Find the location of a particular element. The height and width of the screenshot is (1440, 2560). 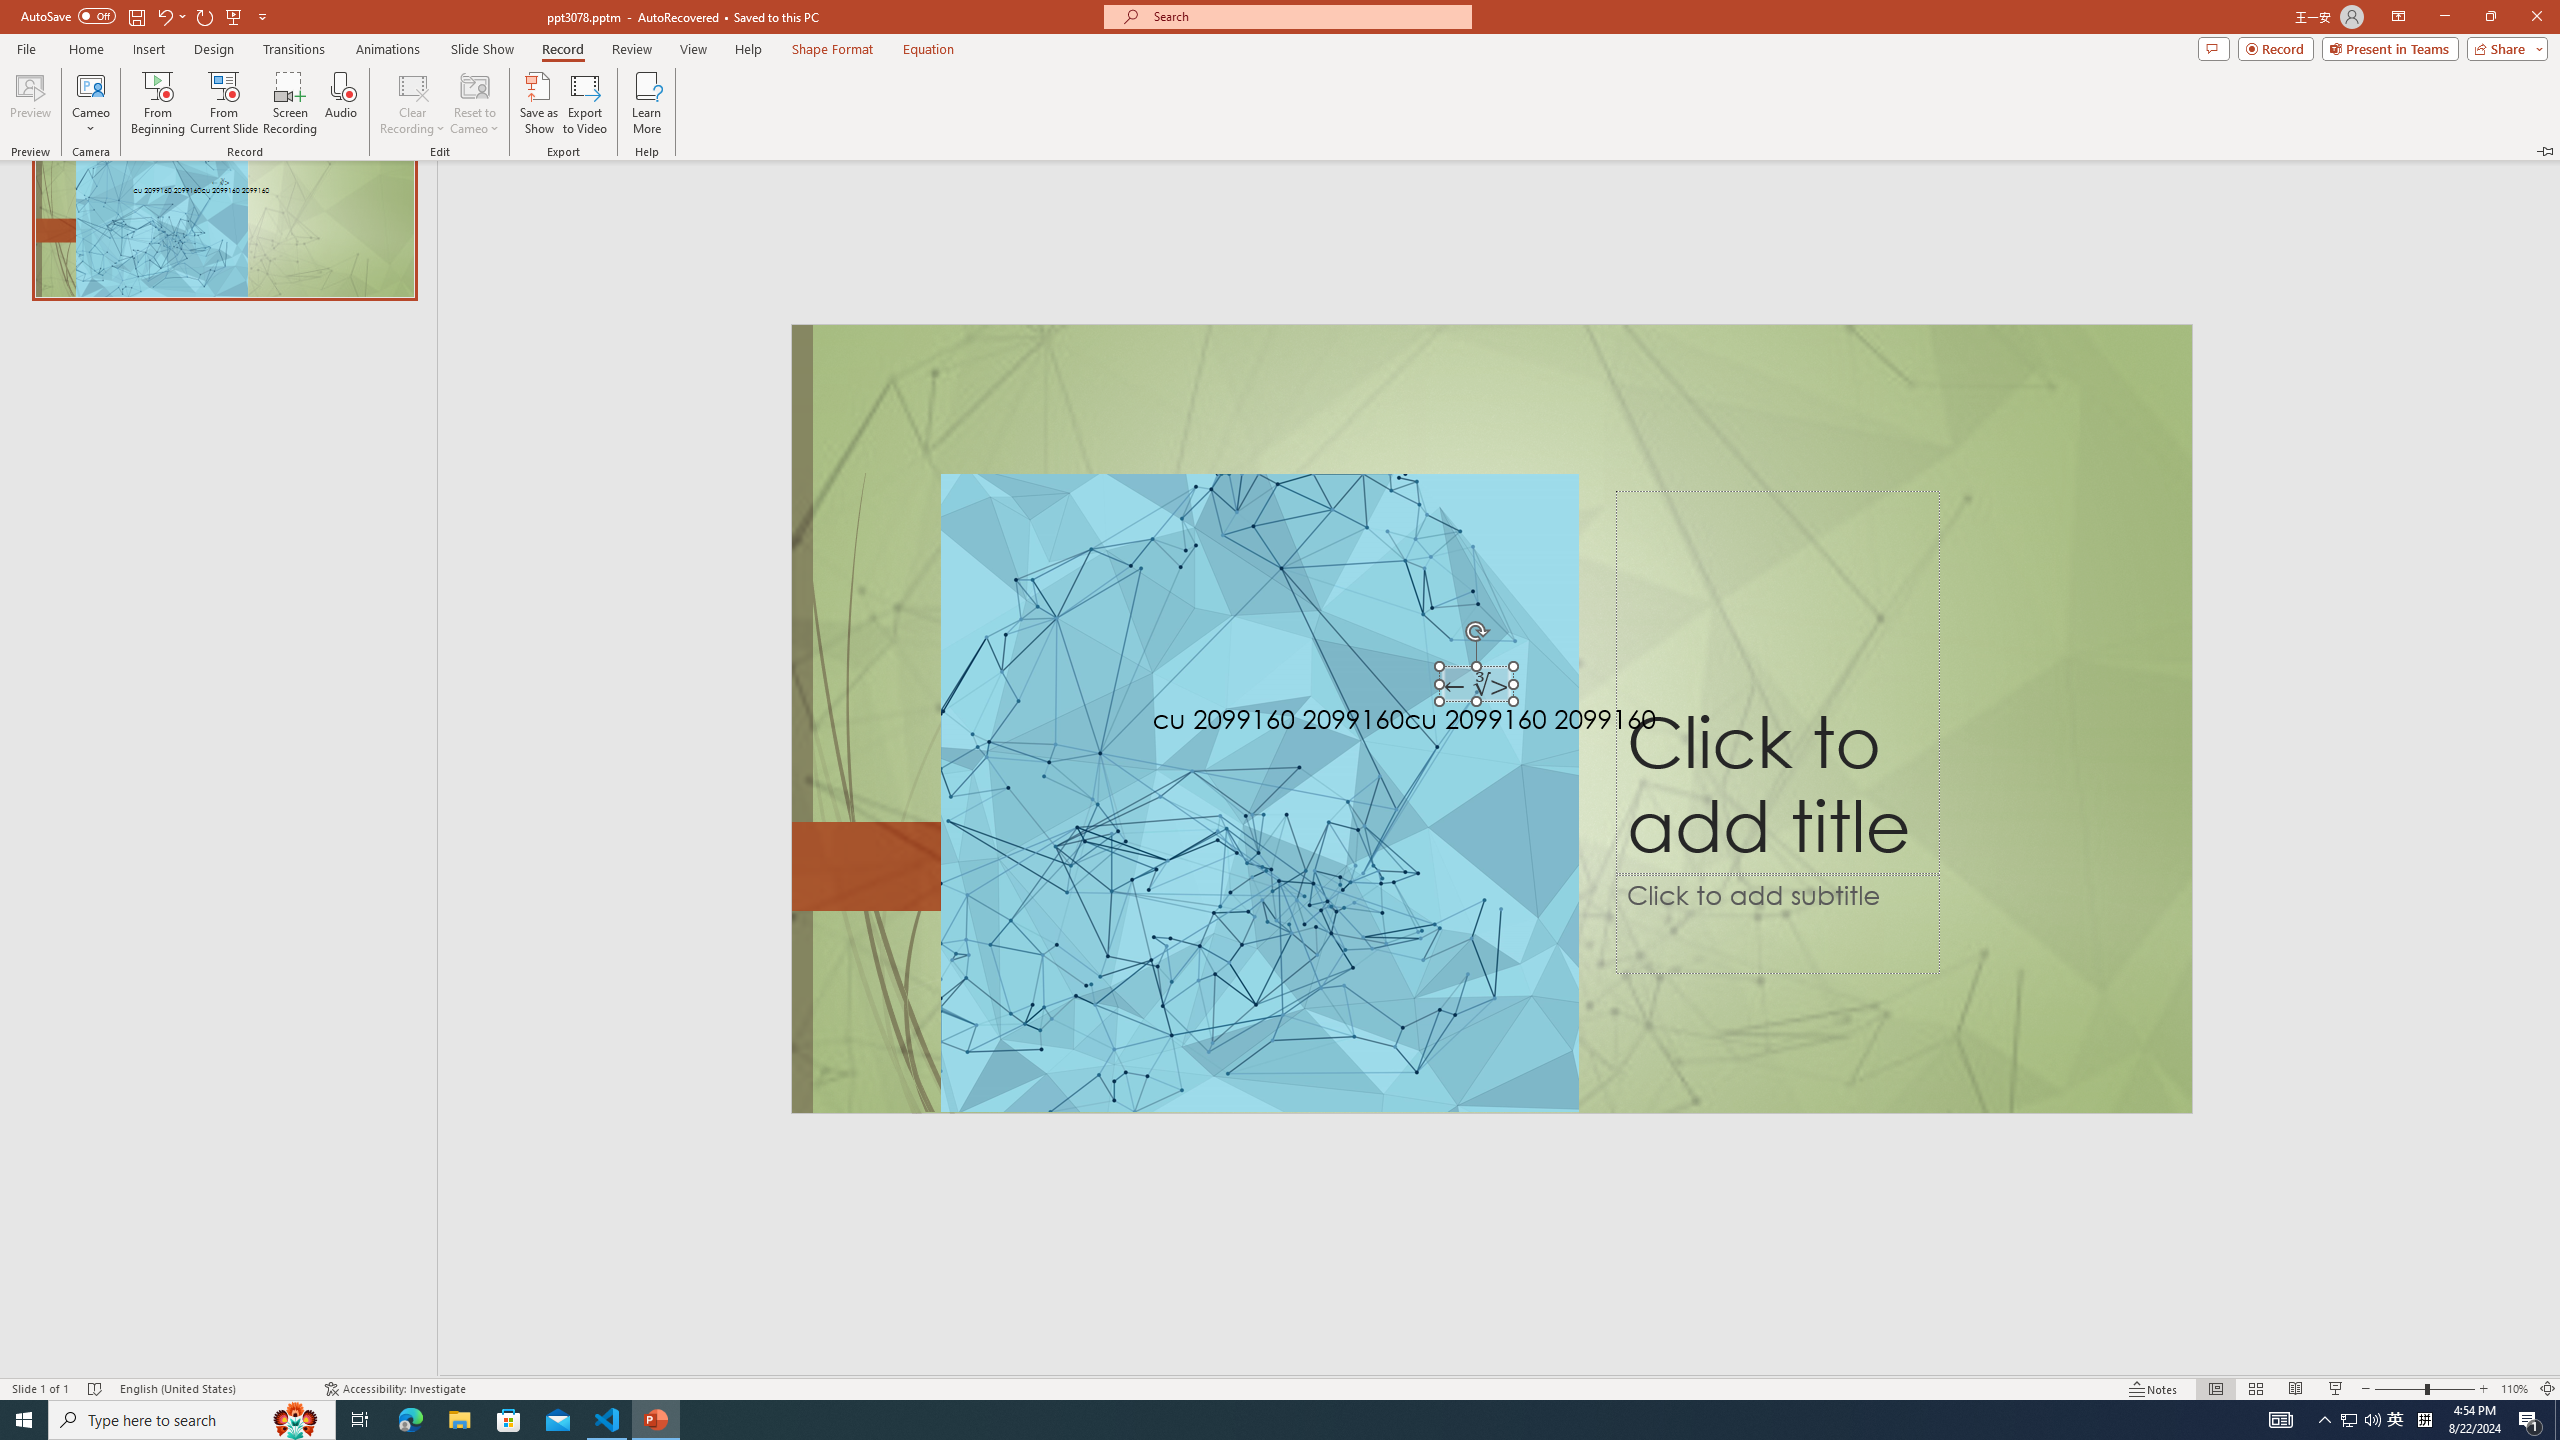

'Tray Input Indicator - Chinese (Simplified, China)' is located at coordinates (2424, 1418).